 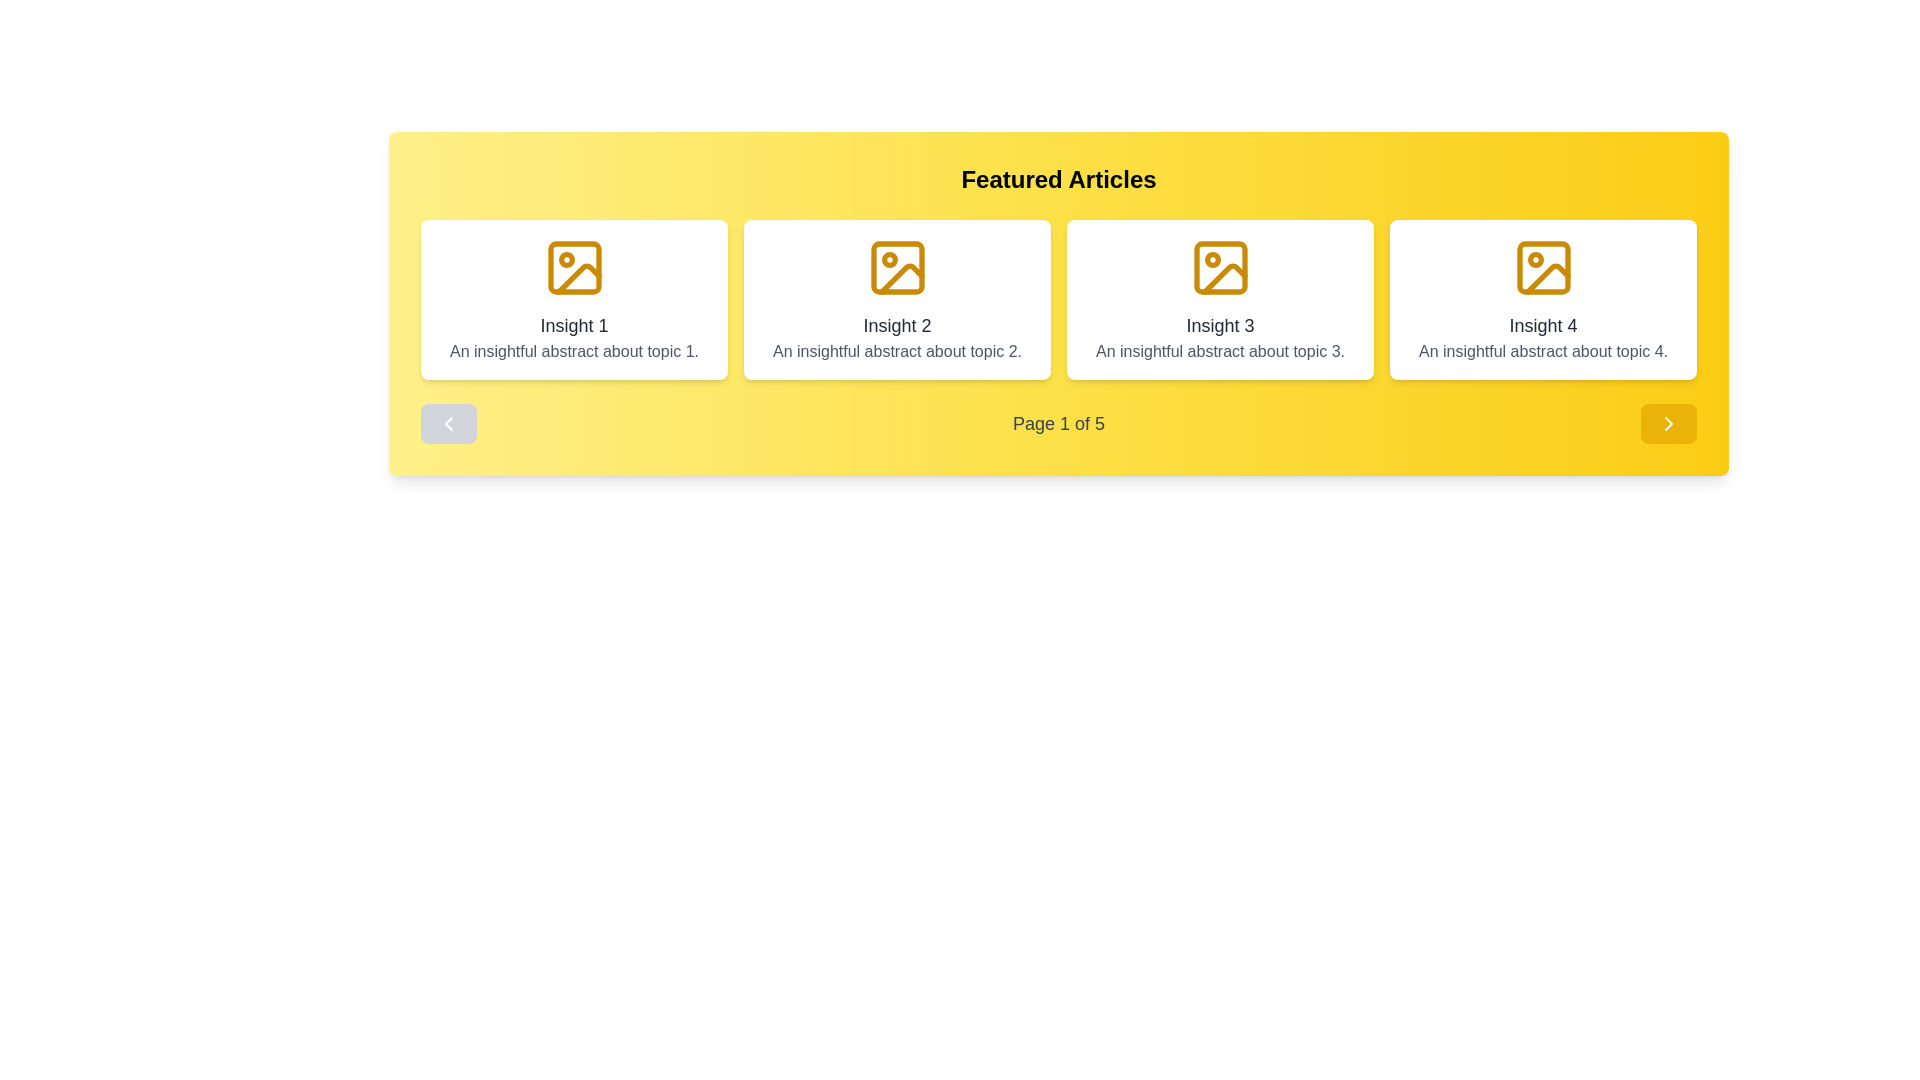 I want to click on the SVG icon representing an image outline, which is the first element within the fourth card in the 'Featured Articles' section, so click(x=1542, y=266).